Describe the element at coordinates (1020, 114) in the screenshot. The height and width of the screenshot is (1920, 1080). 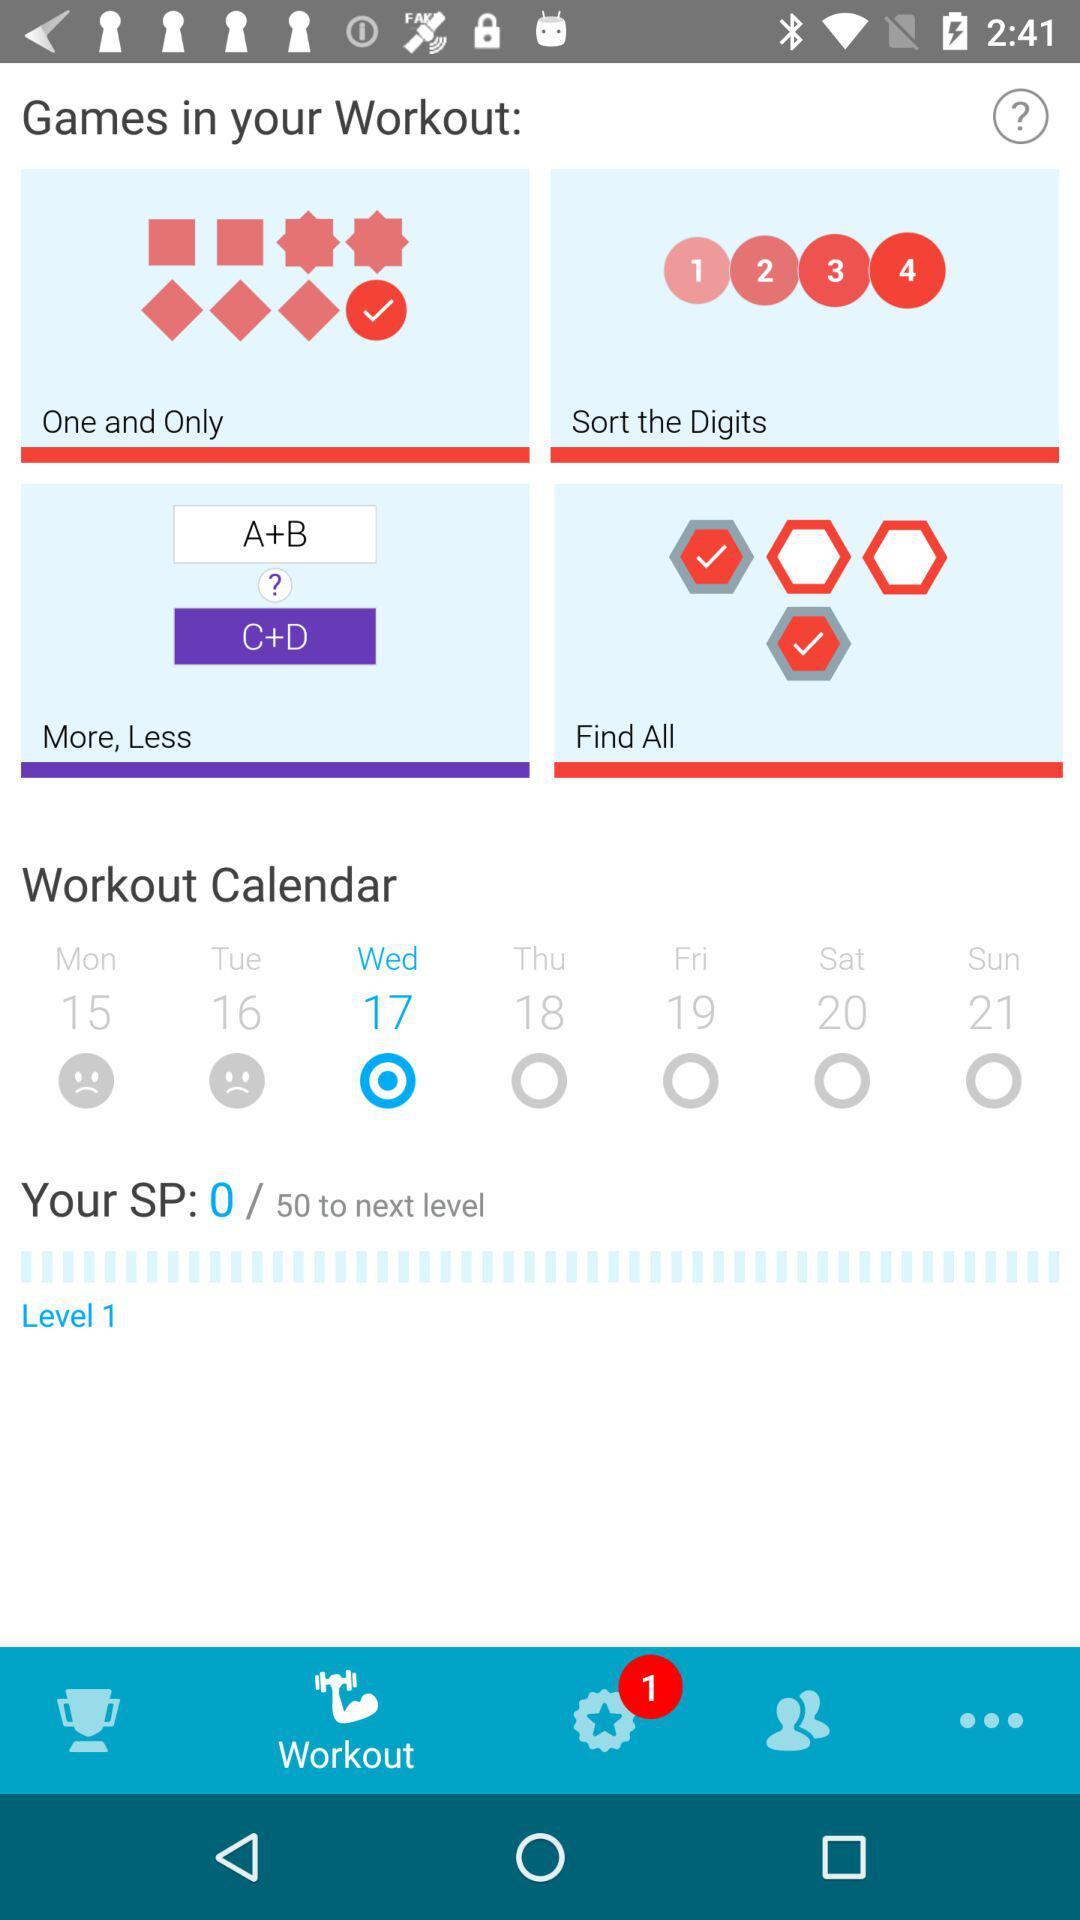
I see `help screen` at that location.